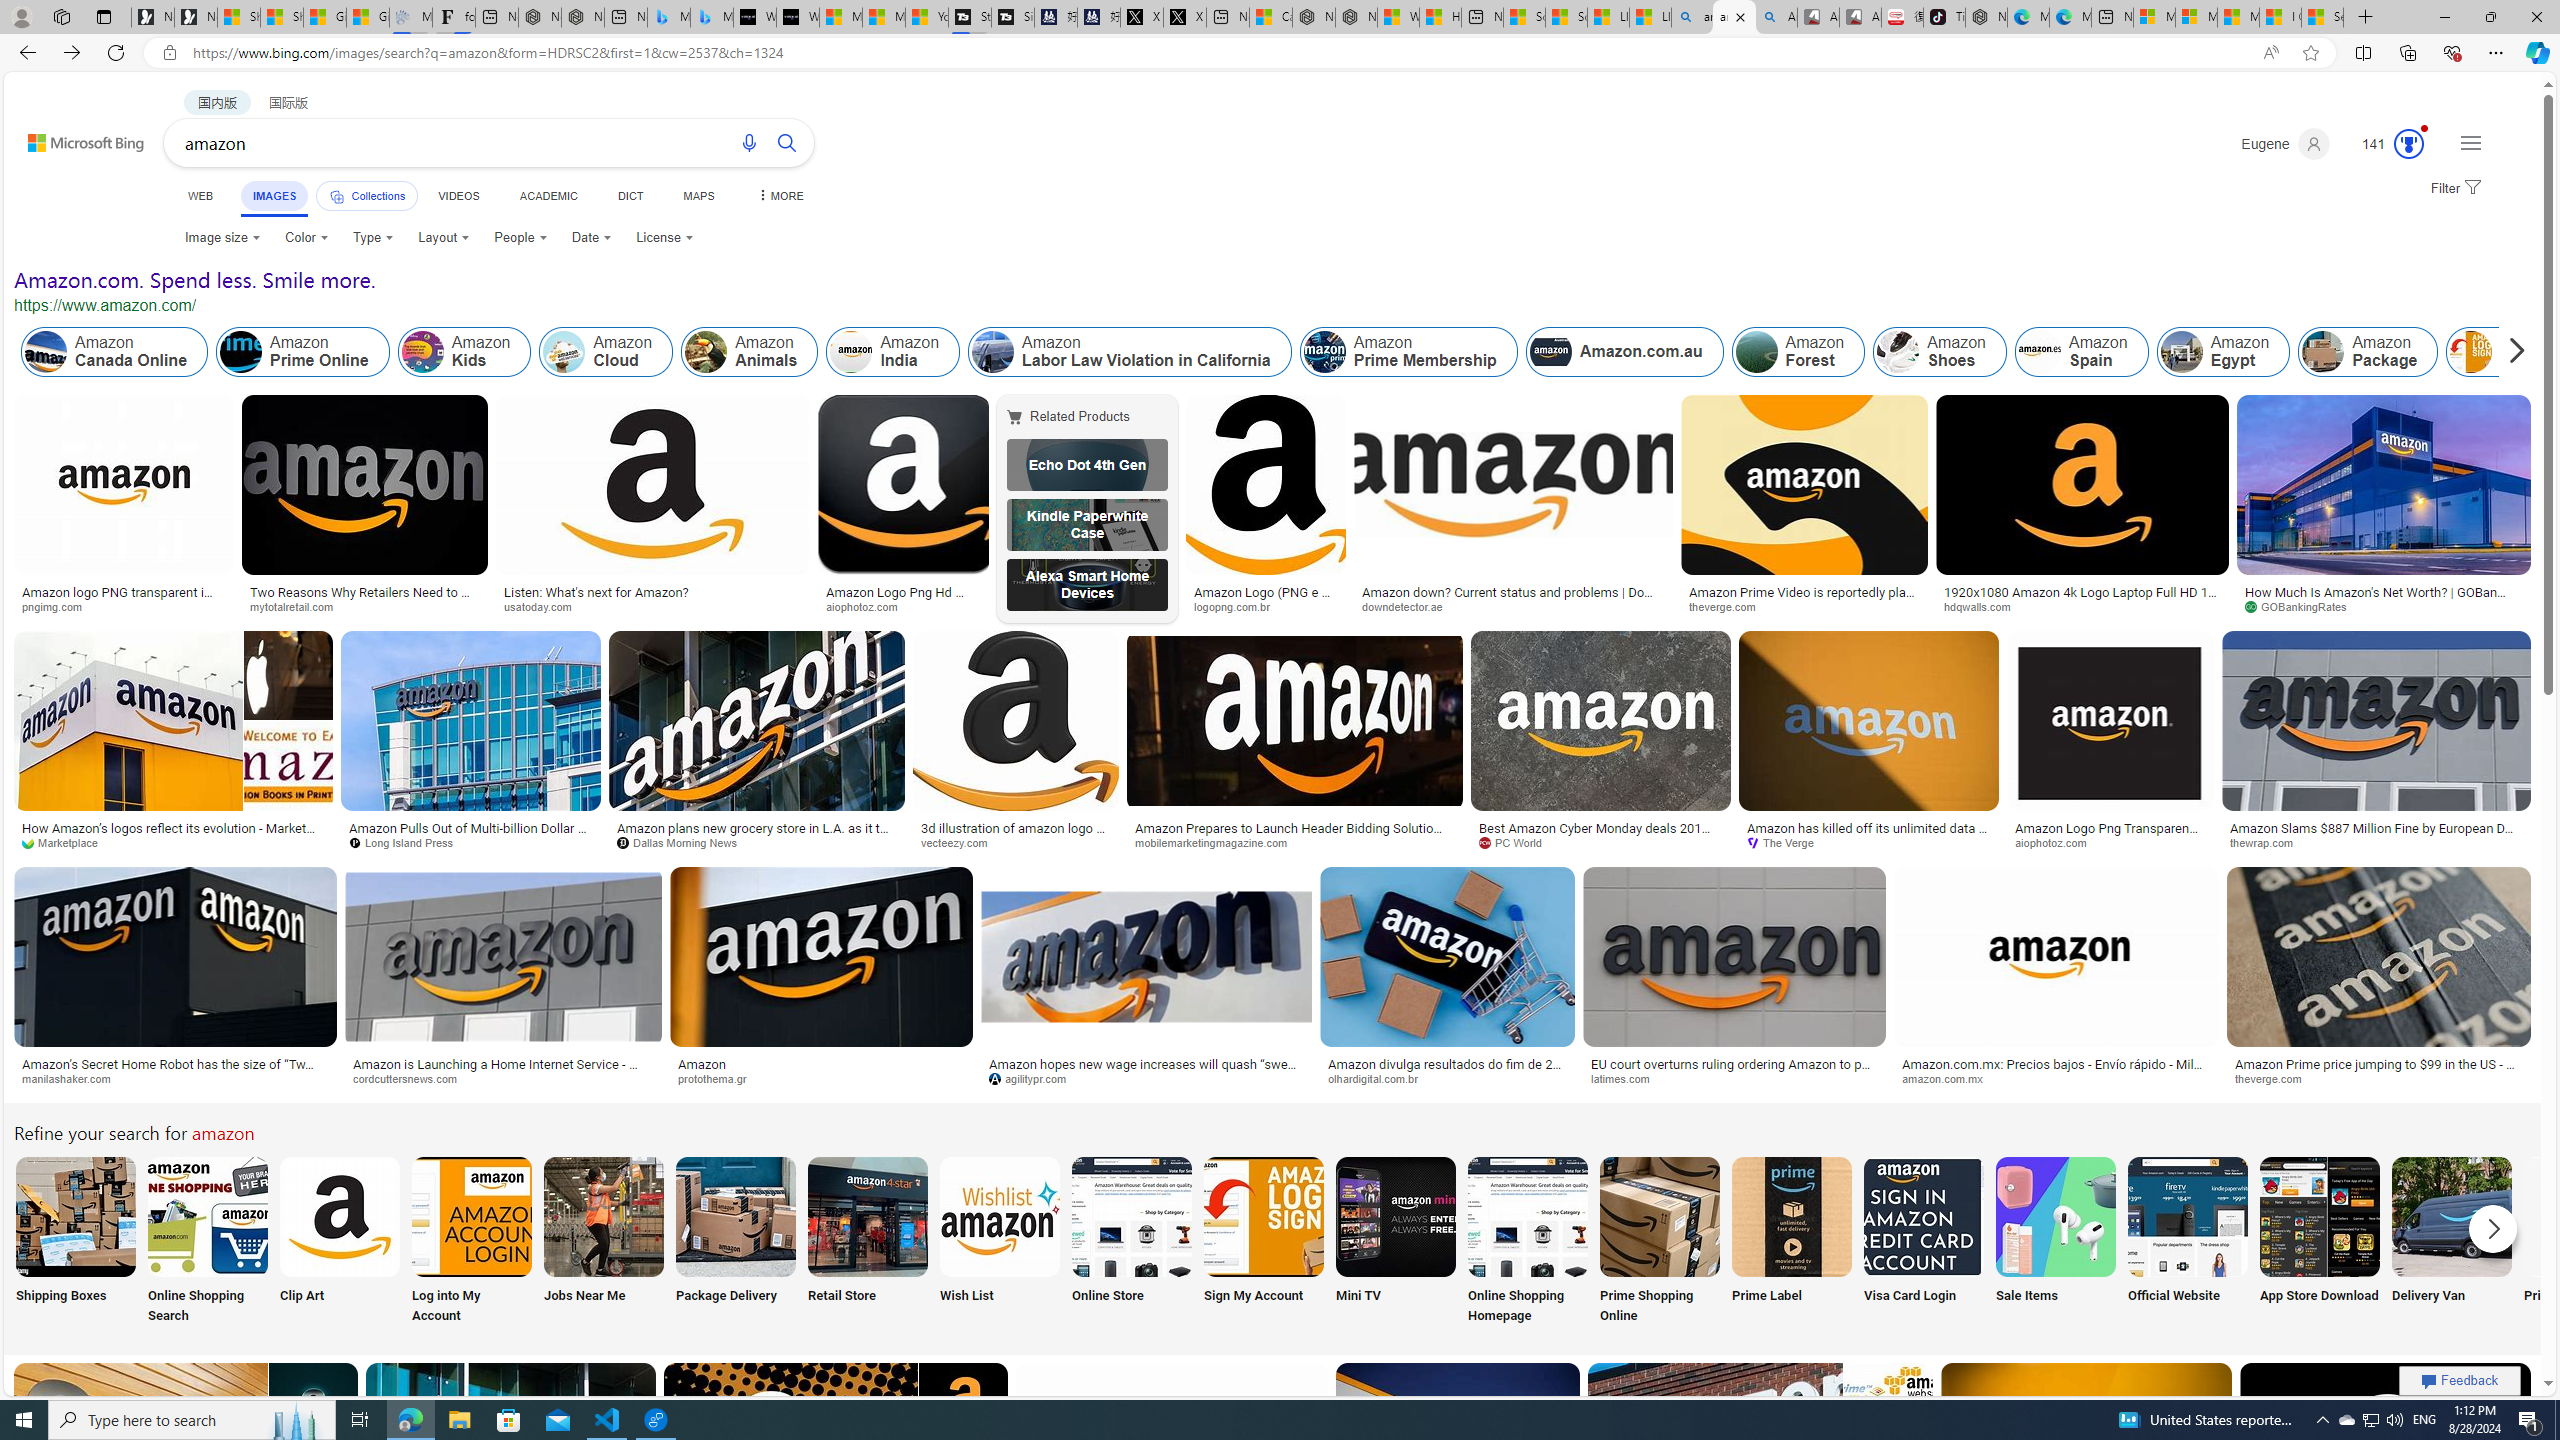 The width and height of the screenshot is (2560, 1440). What do you see at coordinates (652, 605) in the screenshot?
I see `'usatoday.com'` at bounding box center [652, 605].